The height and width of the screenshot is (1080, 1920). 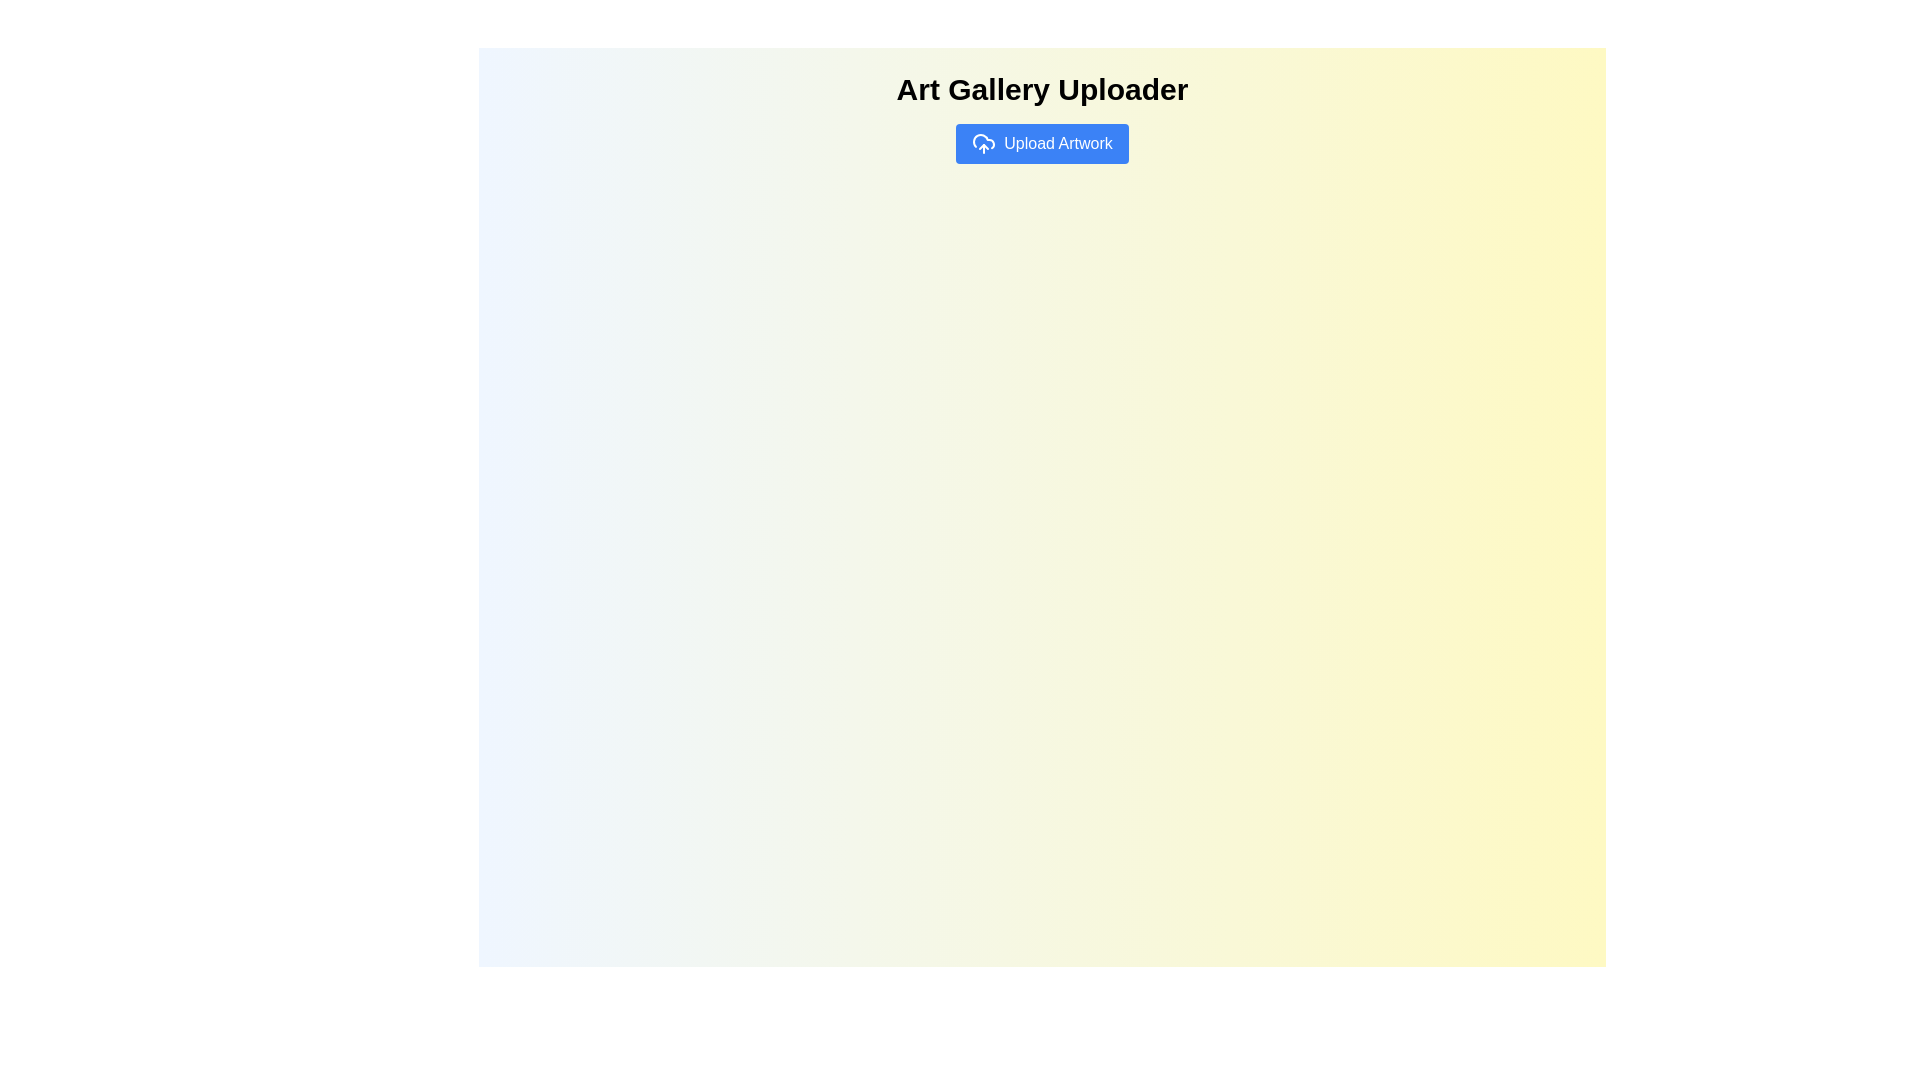 I want to click on the cloud icon element within the SVG image, which symbolizes upload or cloud storage, located adjacent to the 'Upload Artwork' button, so click(x=984, y=140).